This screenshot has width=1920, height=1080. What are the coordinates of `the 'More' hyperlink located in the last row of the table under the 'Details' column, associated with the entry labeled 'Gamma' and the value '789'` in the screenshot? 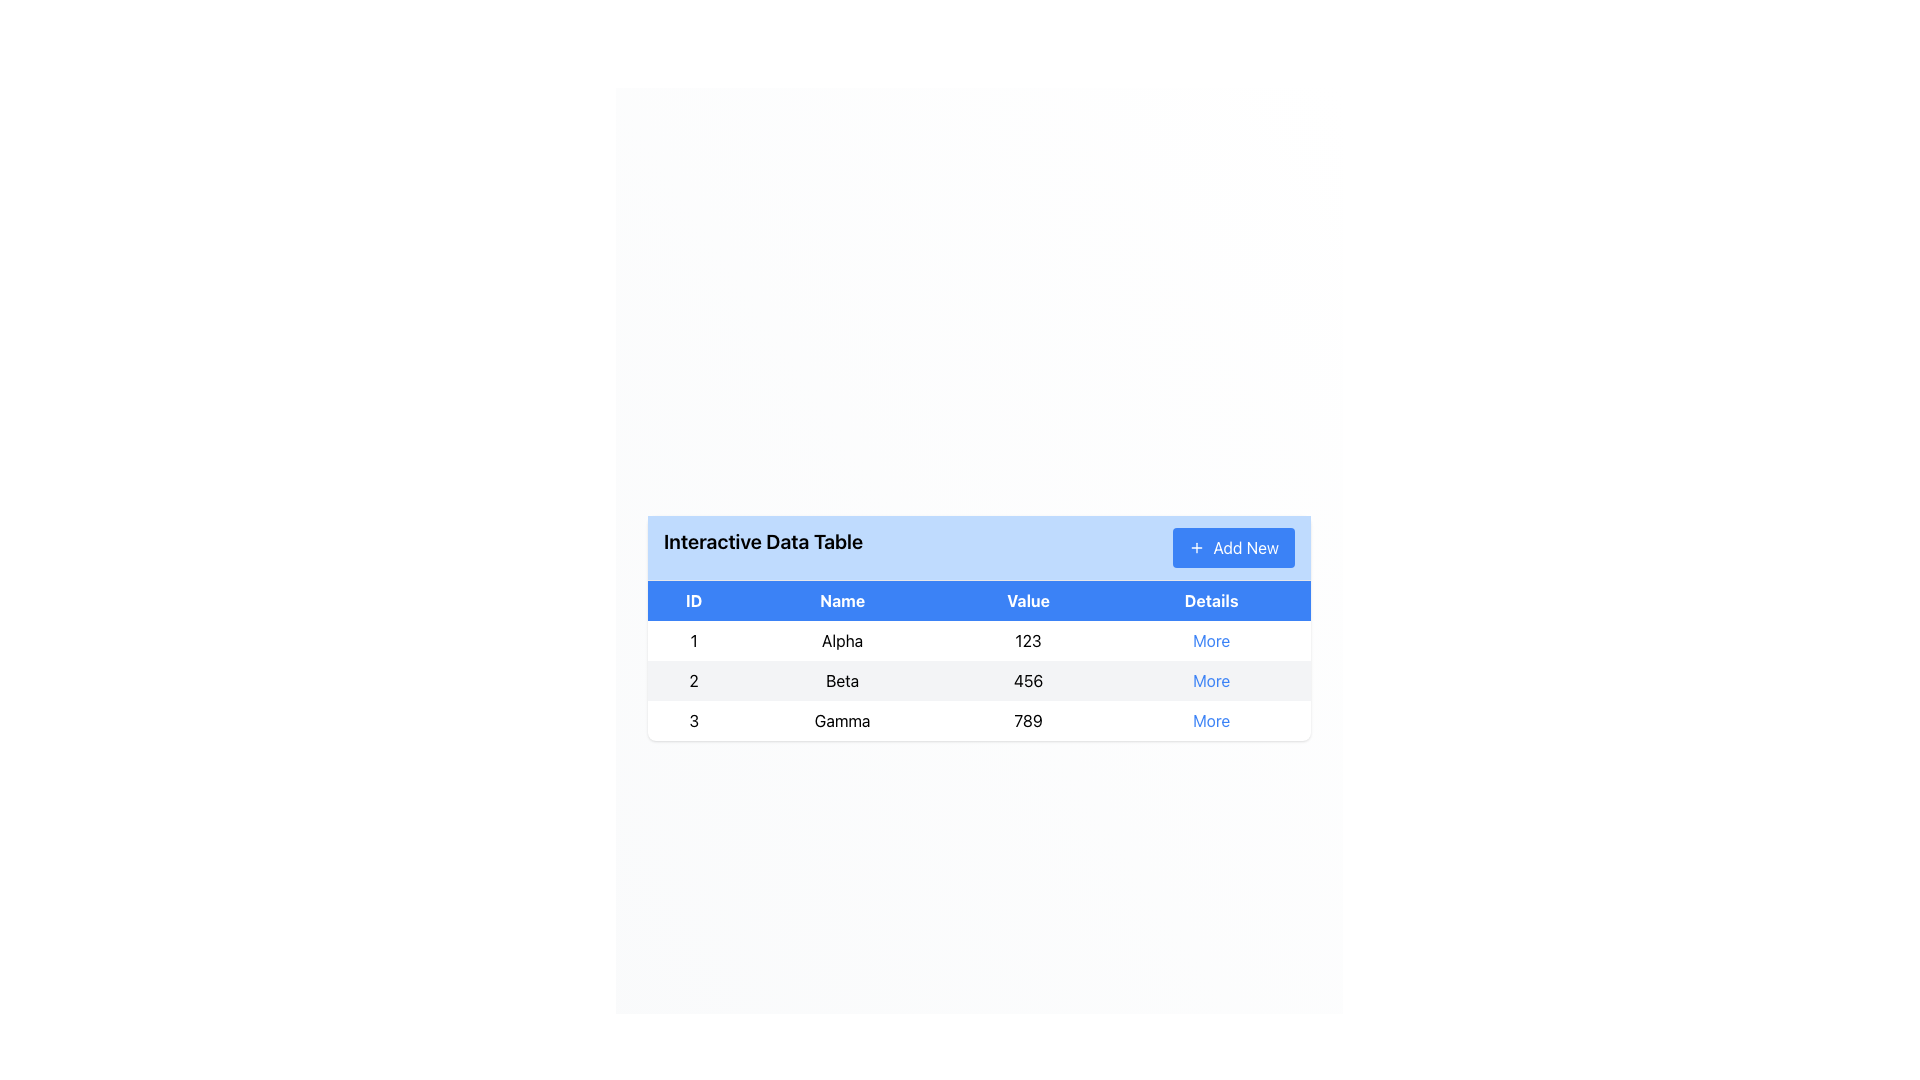 It's located at (1210, 720).